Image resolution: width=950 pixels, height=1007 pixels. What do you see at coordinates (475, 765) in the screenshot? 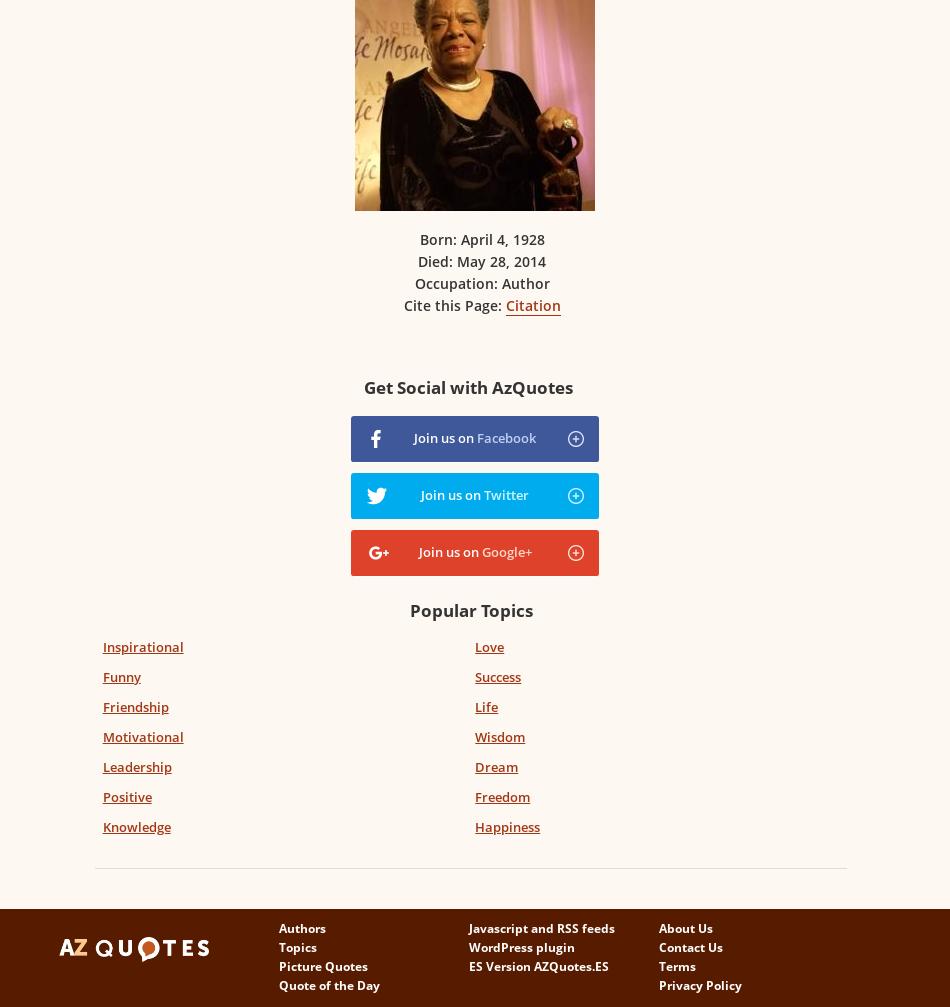
I see `'Dream'` at bounding box center [475, 765].